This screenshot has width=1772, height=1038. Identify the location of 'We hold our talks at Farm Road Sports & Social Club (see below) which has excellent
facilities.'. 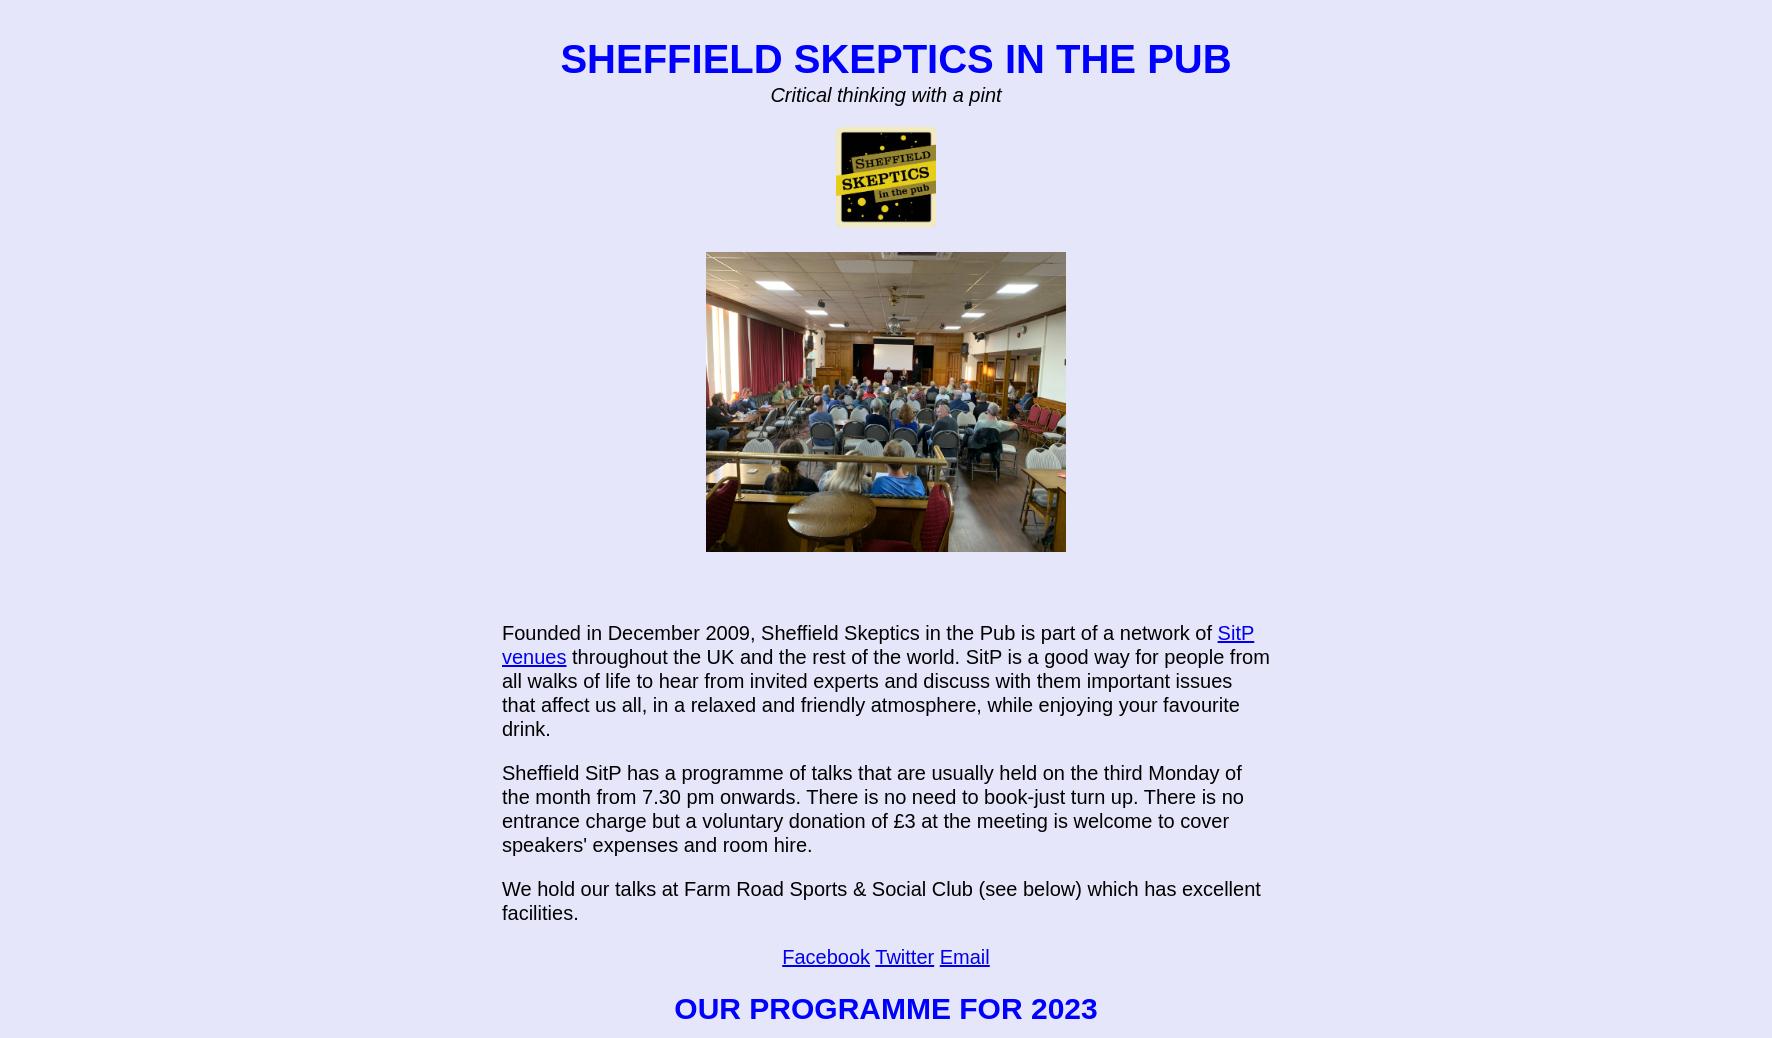
(881, 900).